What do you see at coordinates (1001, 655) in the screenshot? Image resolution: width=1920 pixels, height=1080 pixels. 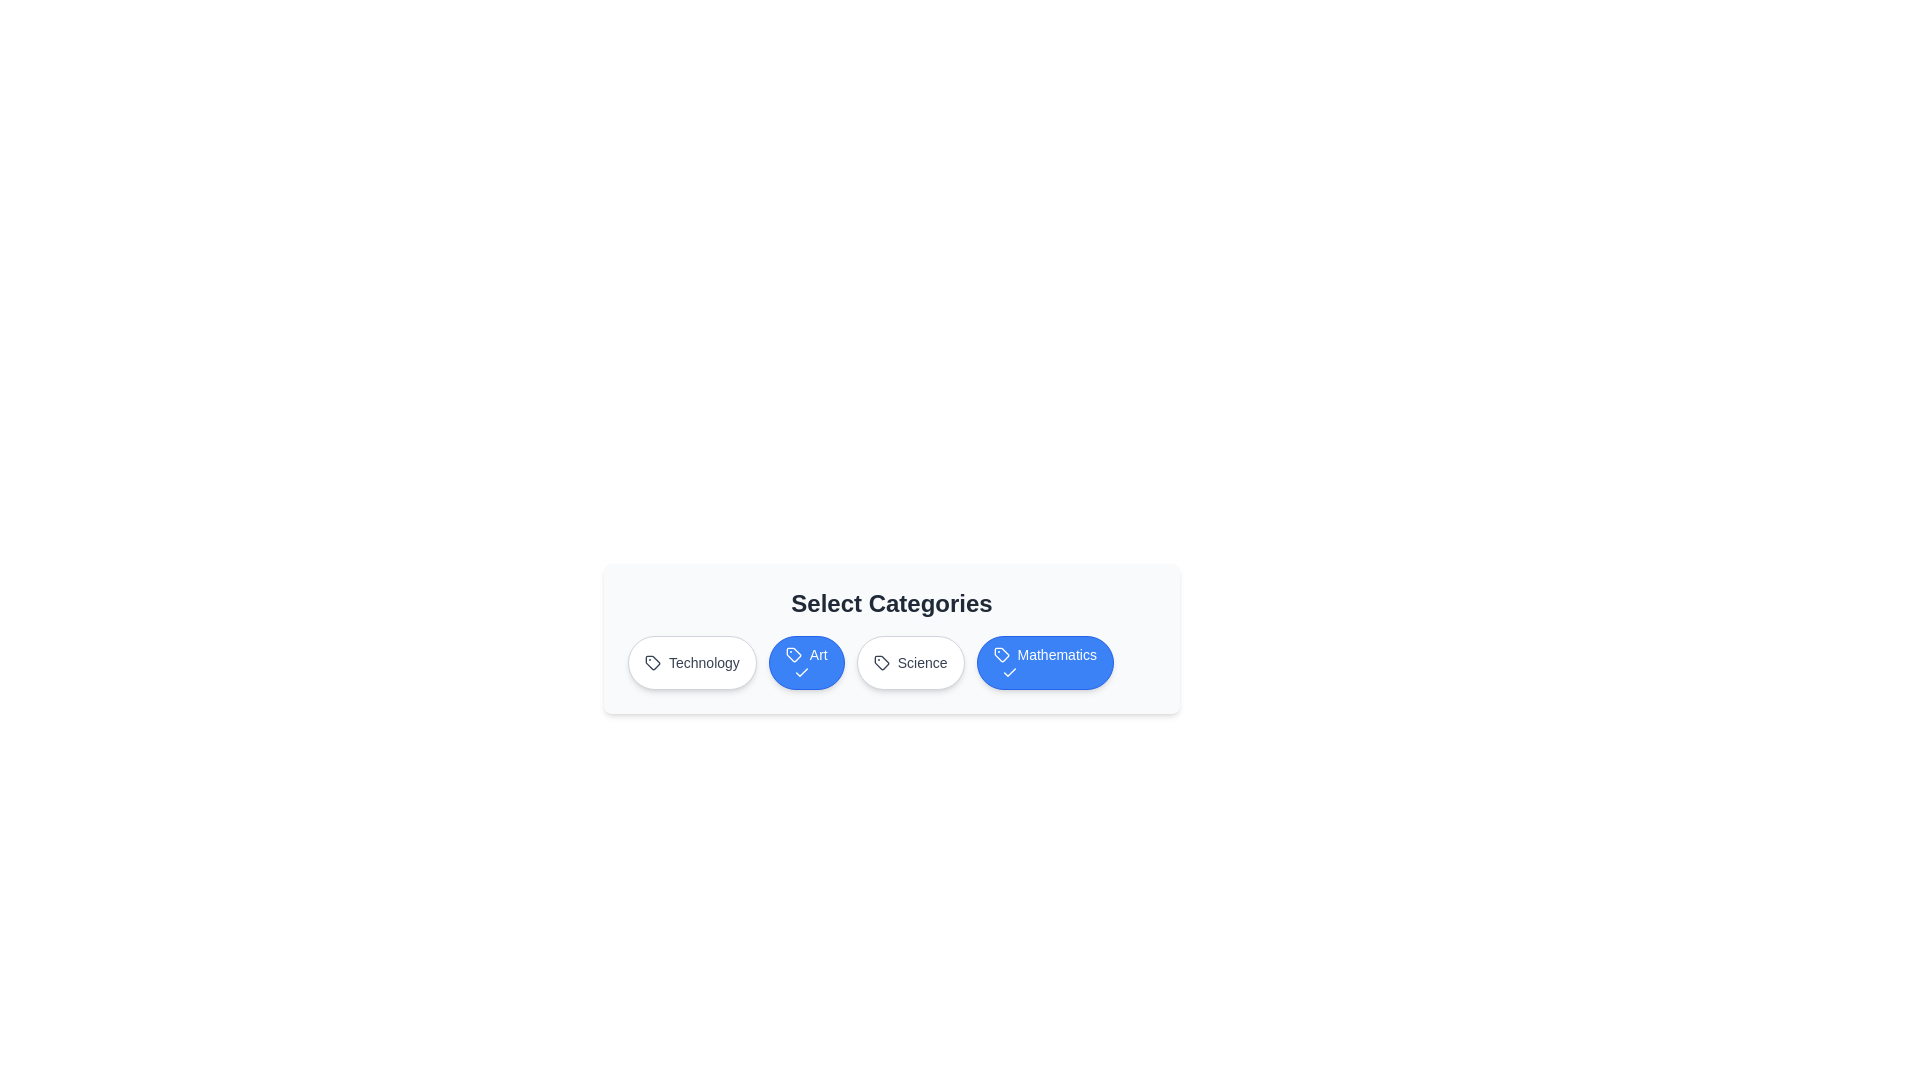 I see `the icon within the category button labeled Mathematics` at bounding box center [1001, 655].